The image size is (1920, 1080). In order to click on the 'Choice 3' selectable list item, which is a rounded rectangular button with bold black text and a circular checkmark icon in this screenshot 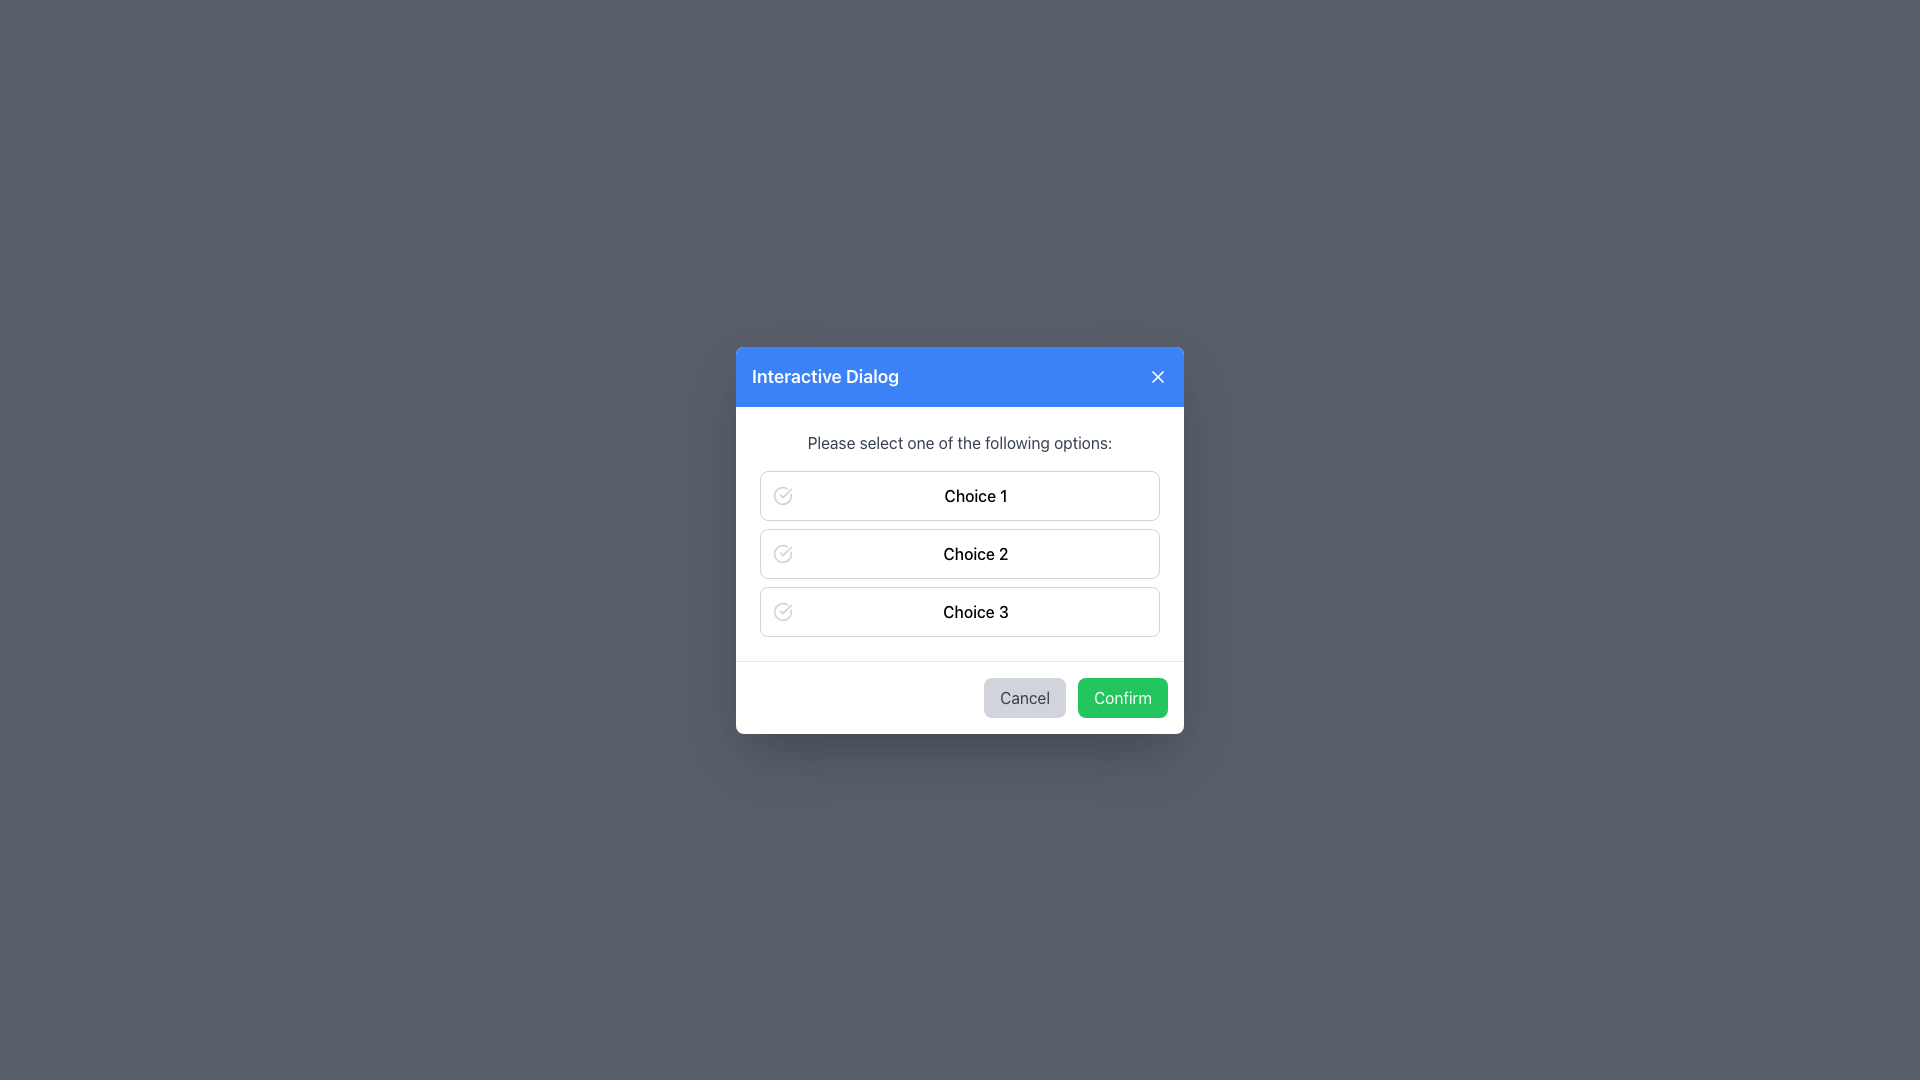, I will do `click(960, 609)`.